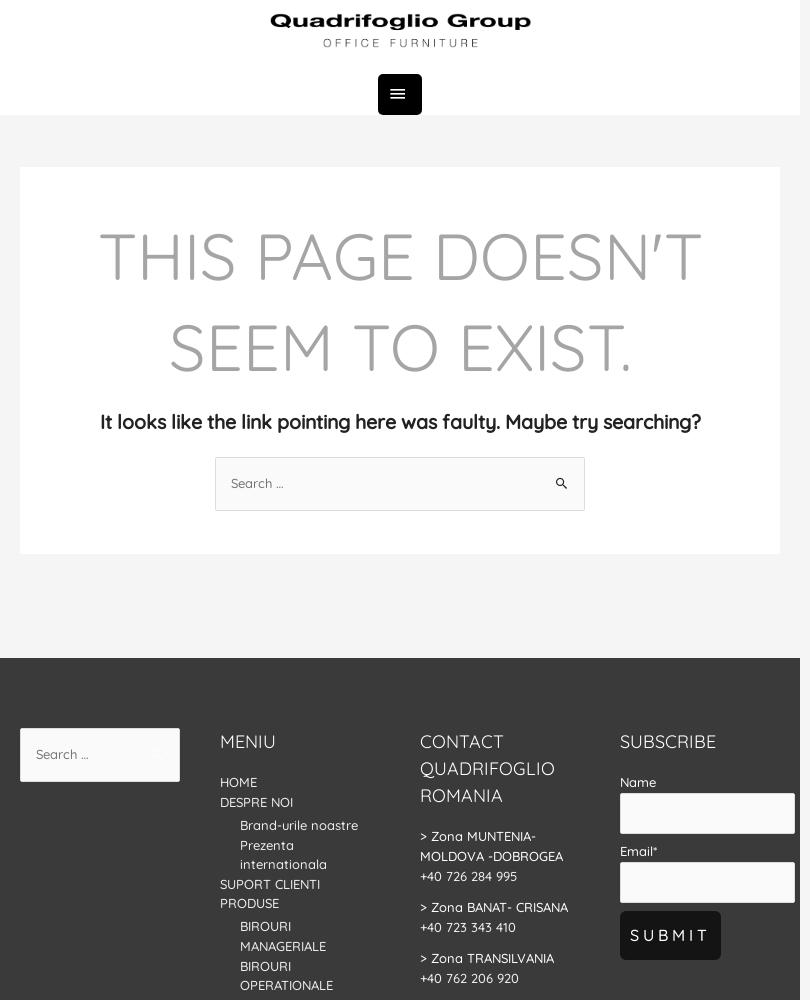  I want to click on 'Contact Quadrifoglio Romania', so click(487, 768).